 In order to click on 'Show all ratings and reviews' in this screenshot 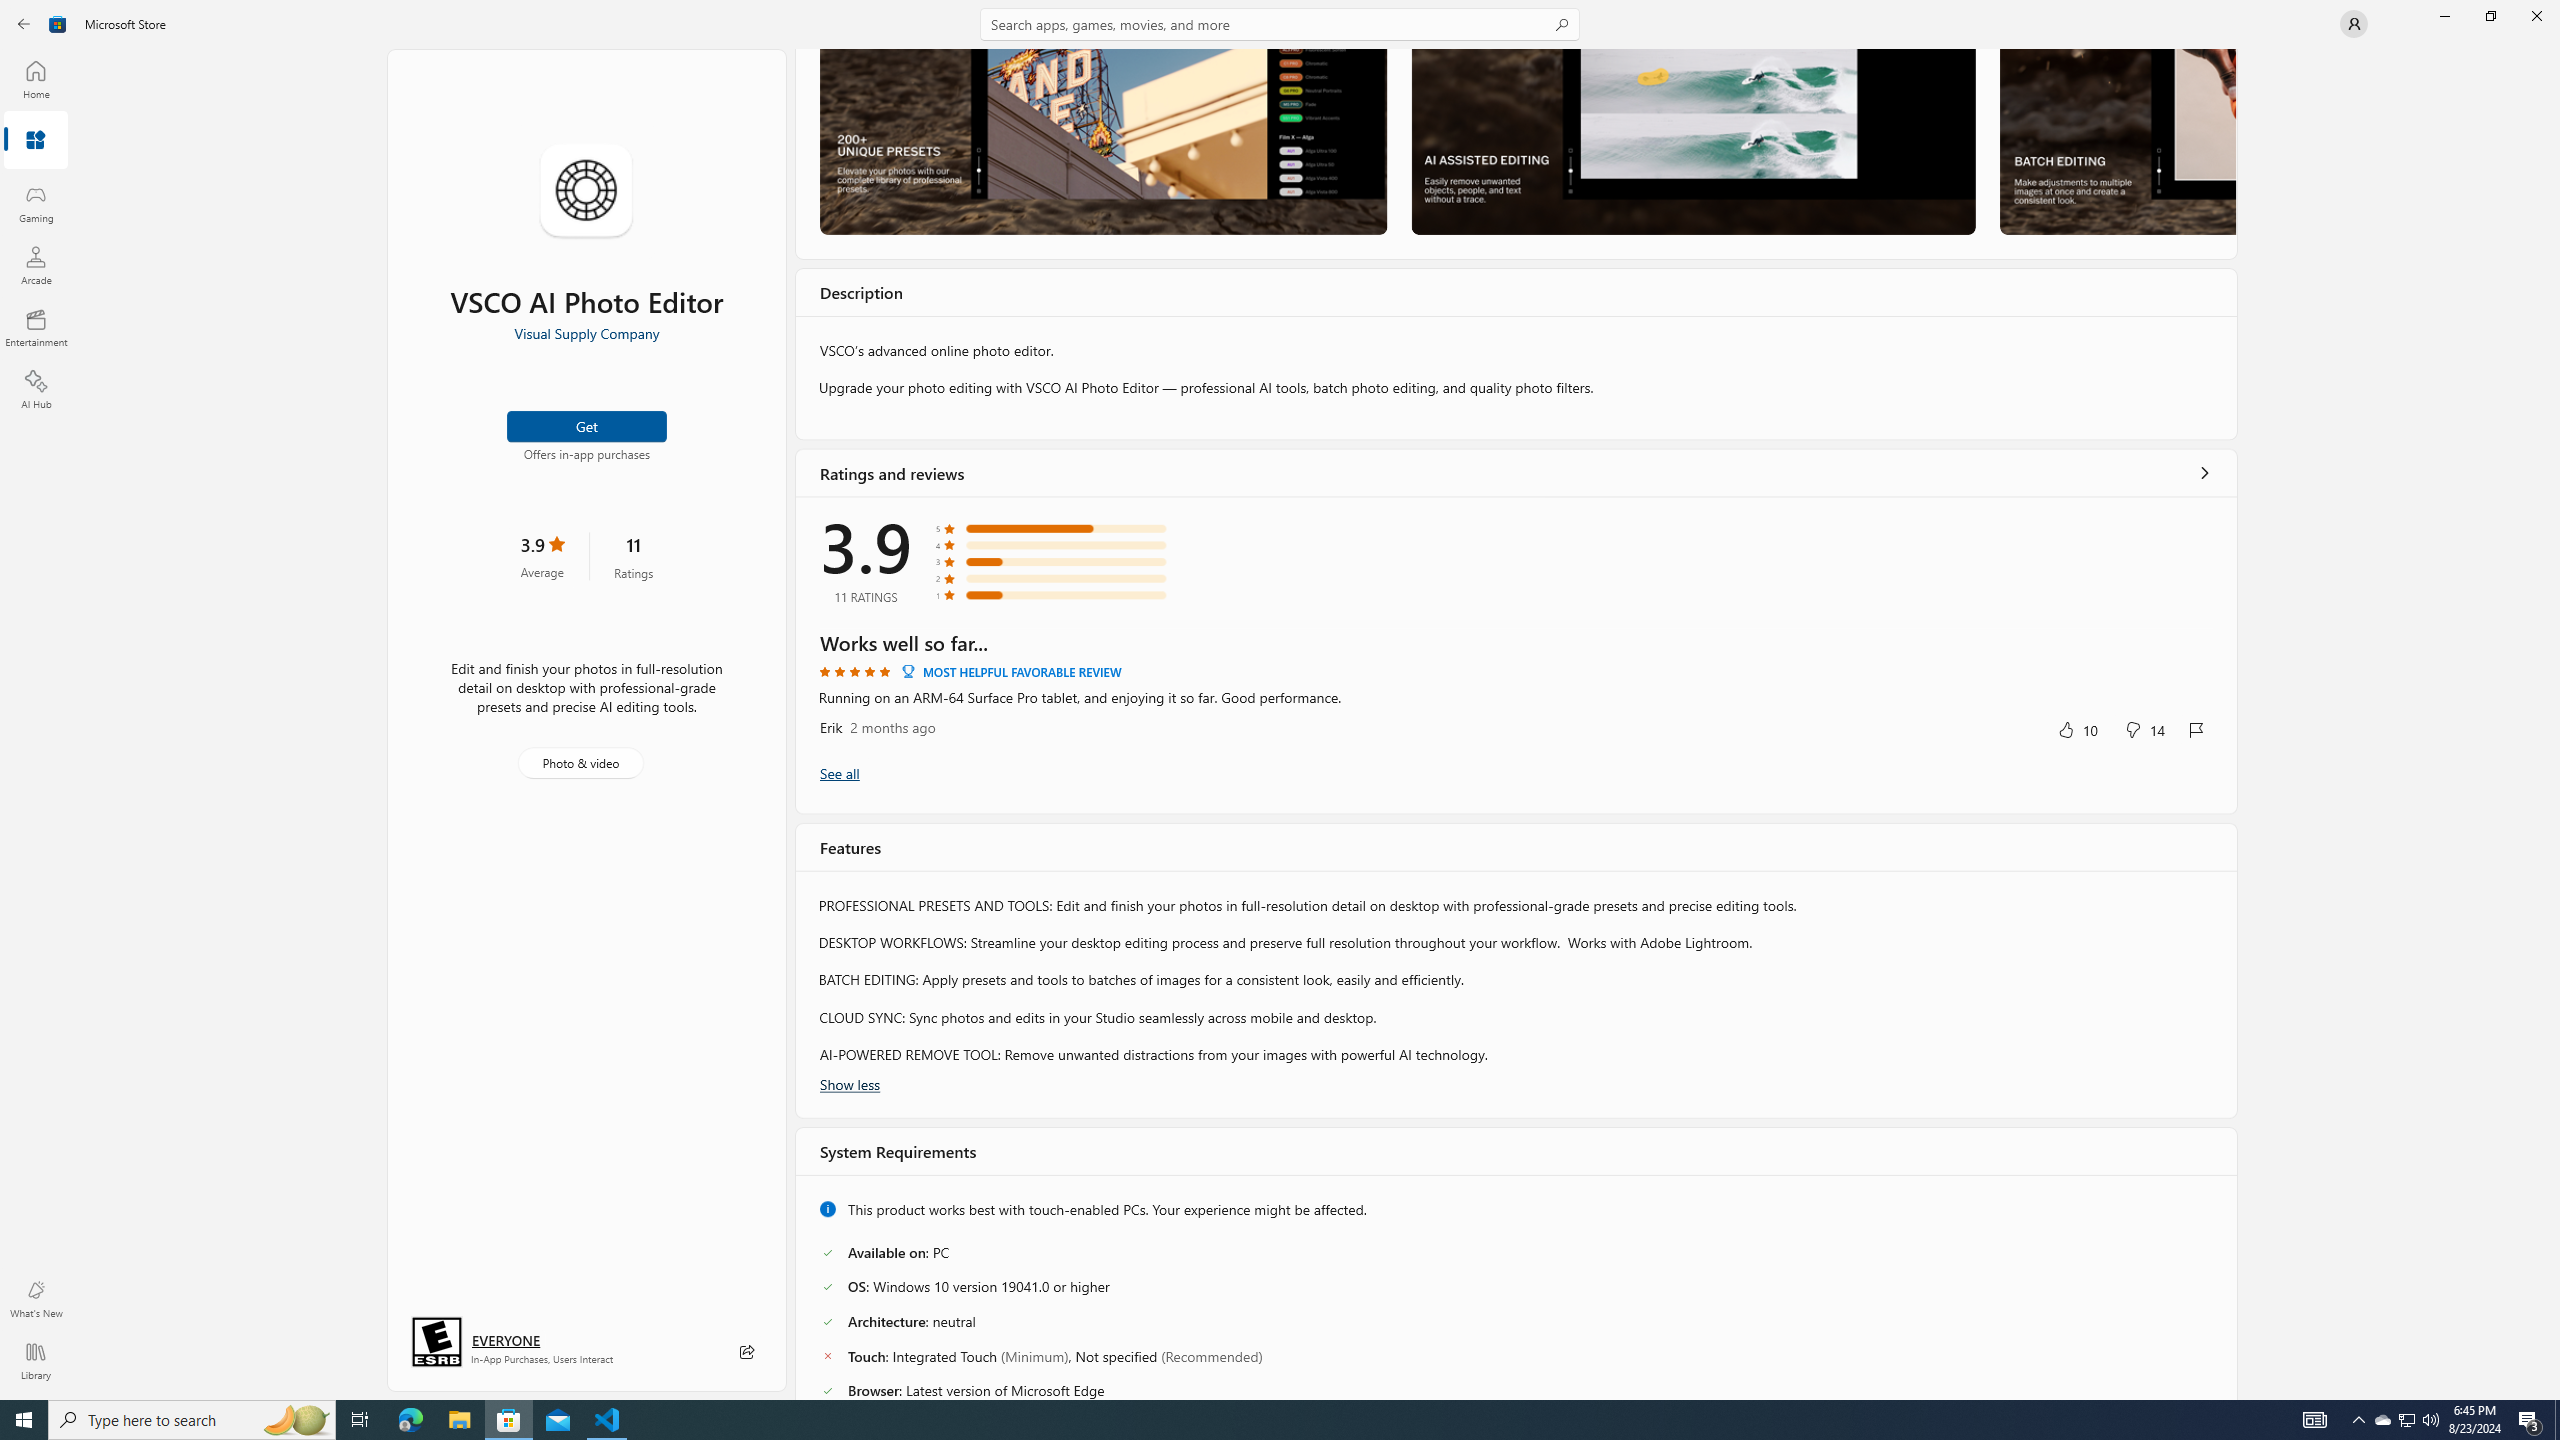, I will do `click(839, 773)`.